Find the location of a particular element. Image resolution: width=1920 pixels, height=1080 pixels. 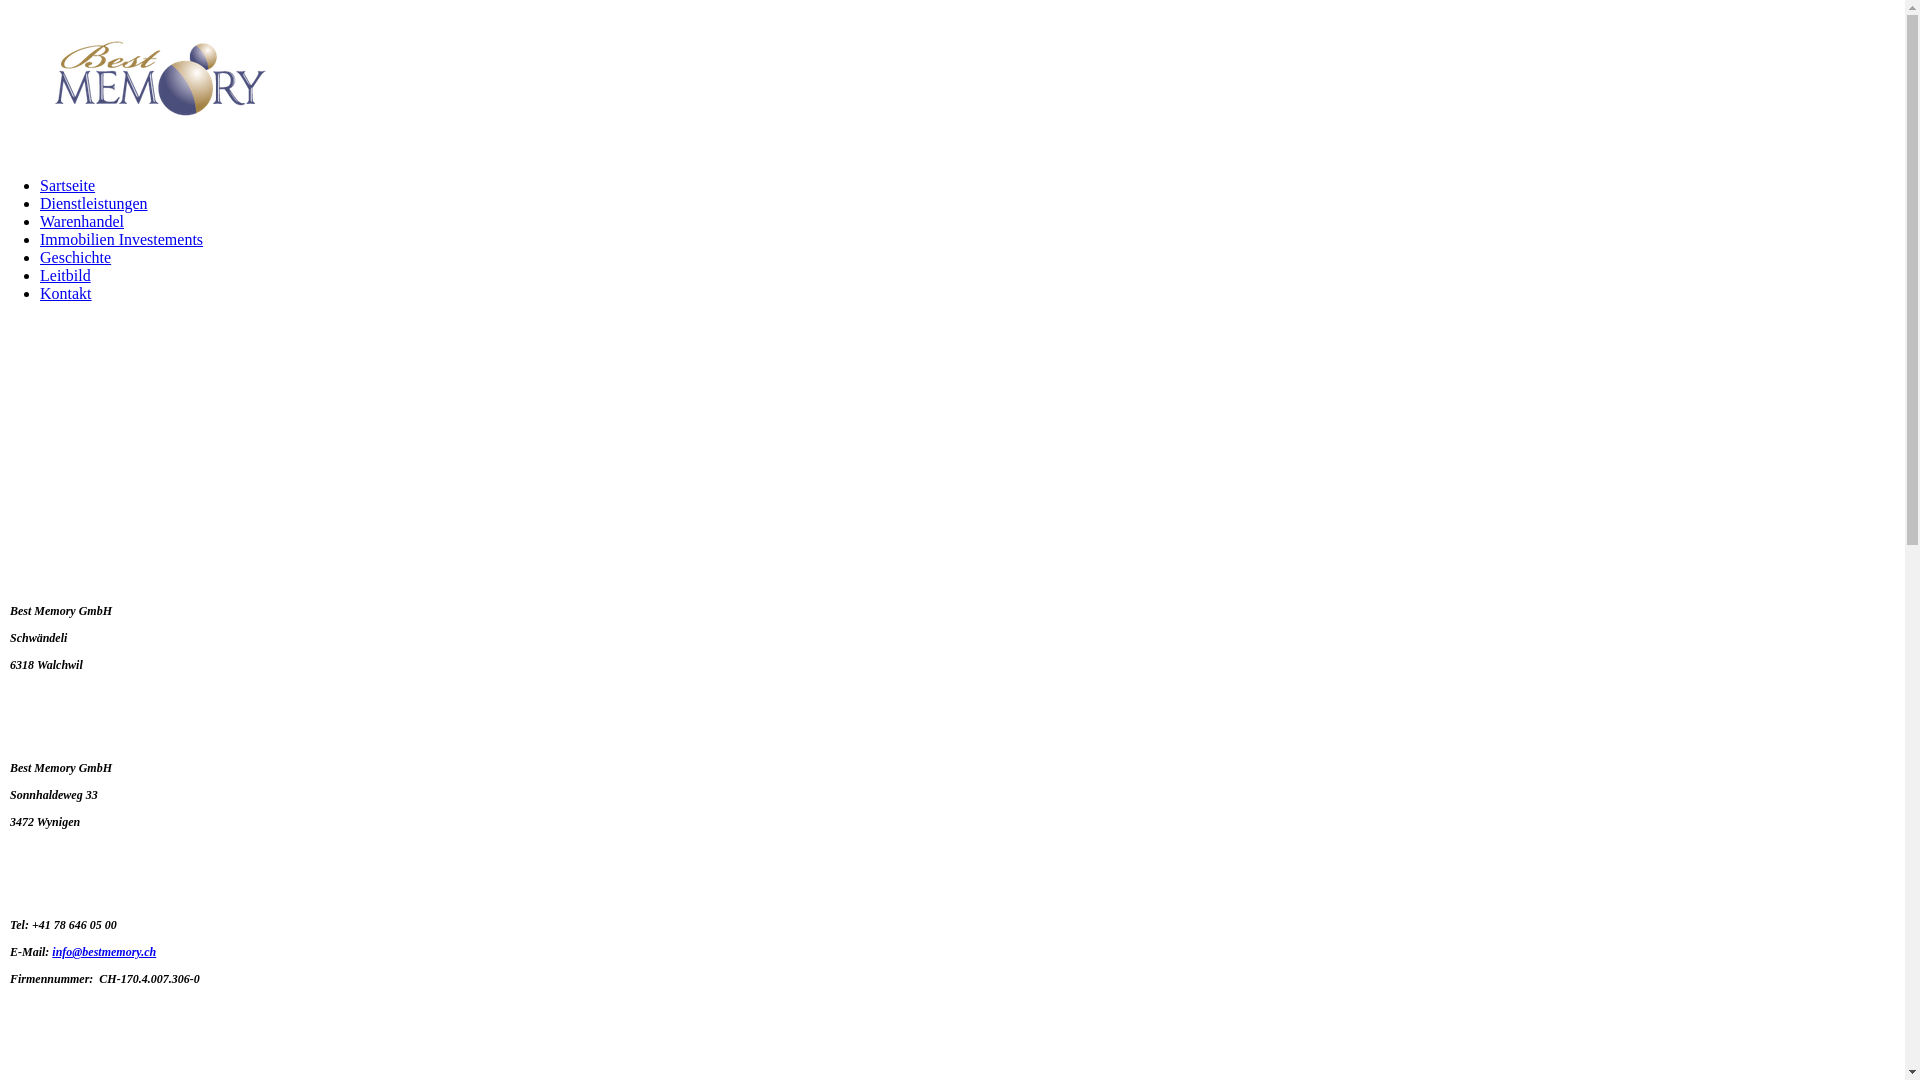

'Dienstleistungen' is located at coordinates (93, 203).